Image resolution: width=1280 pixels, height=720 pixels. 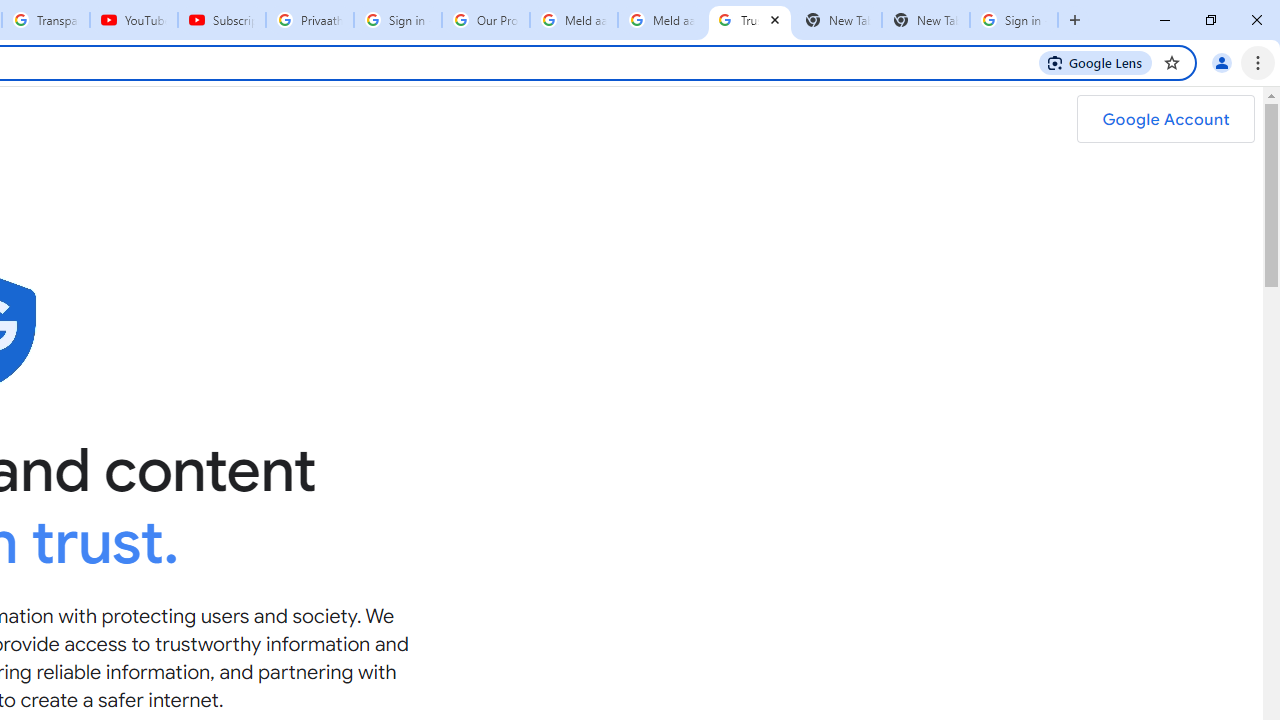 I want to click on 'Chrome', so click(x=1259, y=61).